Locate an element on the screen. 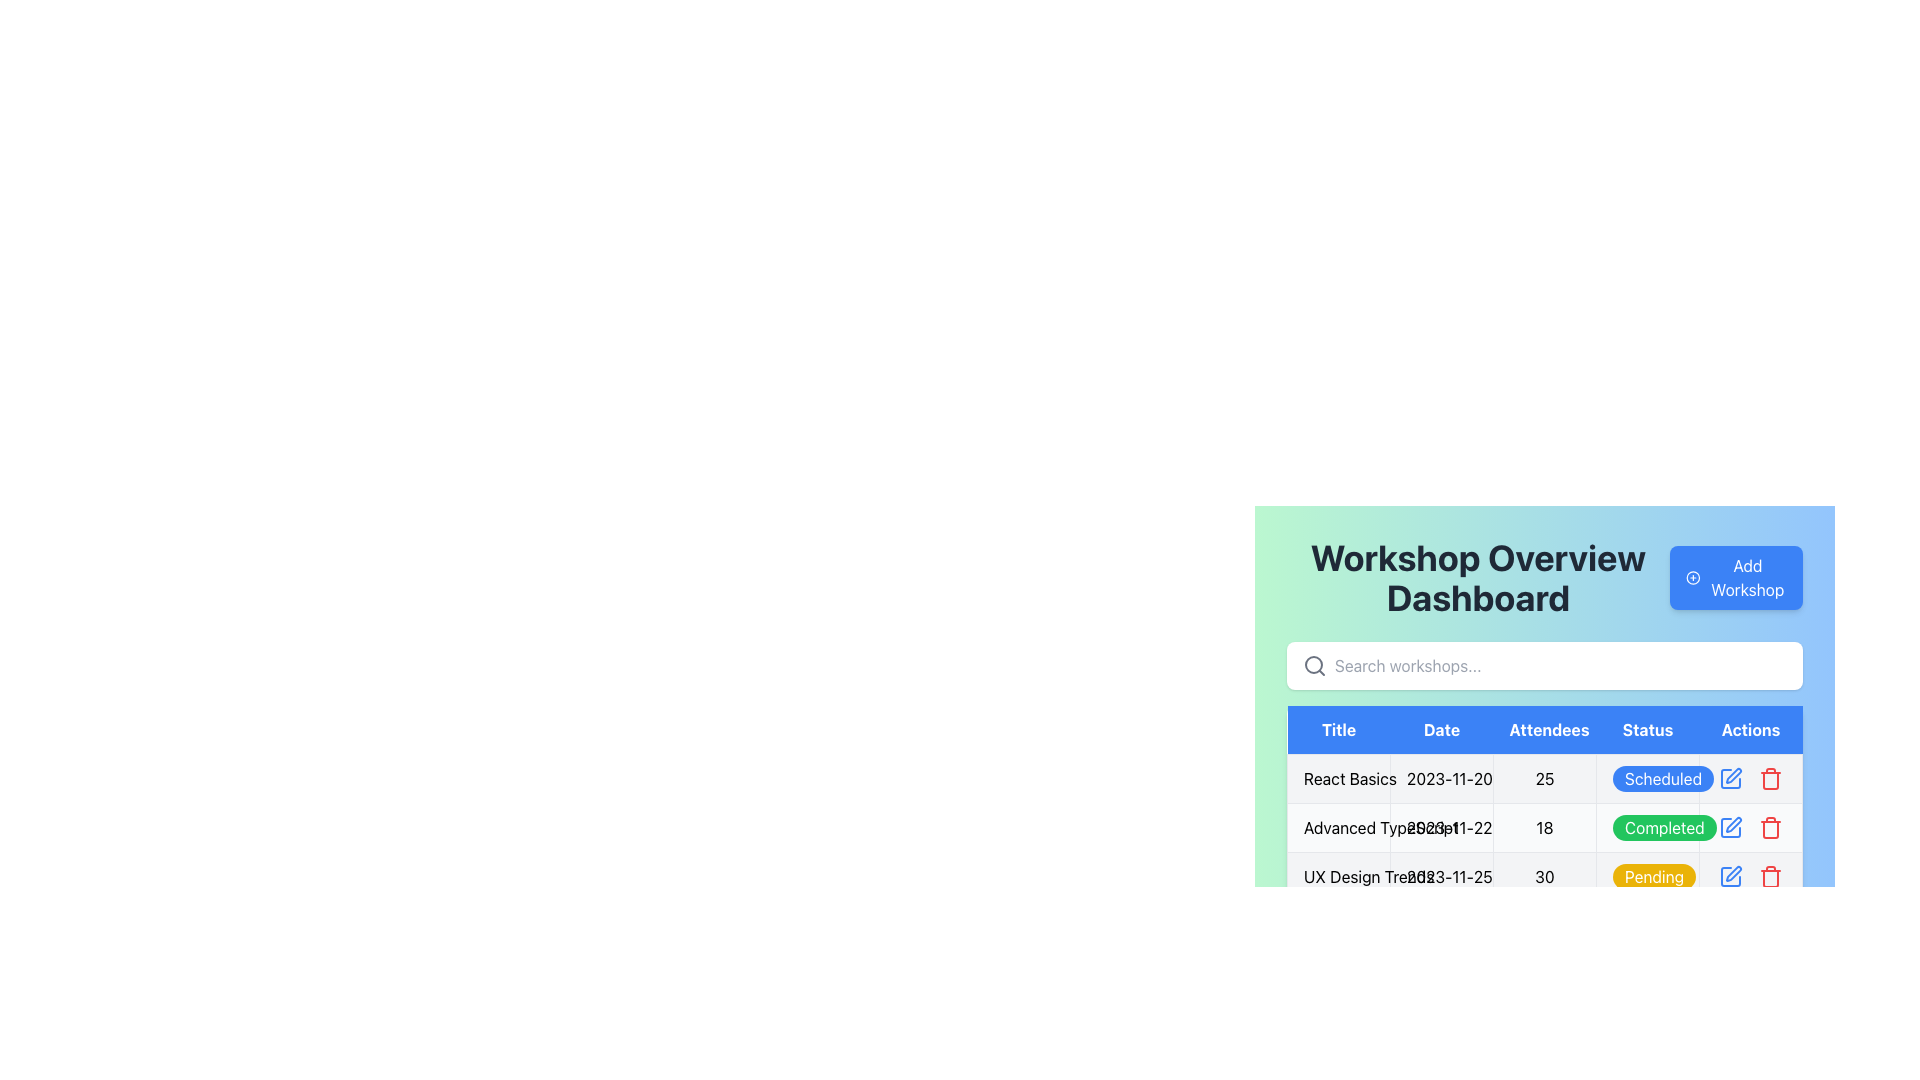  the trash bin icon in the 'Actions' column corresponding to the 'UX Design Trends' workshop to change its color to a darker shade of red is located at coordinates (1771, 875).